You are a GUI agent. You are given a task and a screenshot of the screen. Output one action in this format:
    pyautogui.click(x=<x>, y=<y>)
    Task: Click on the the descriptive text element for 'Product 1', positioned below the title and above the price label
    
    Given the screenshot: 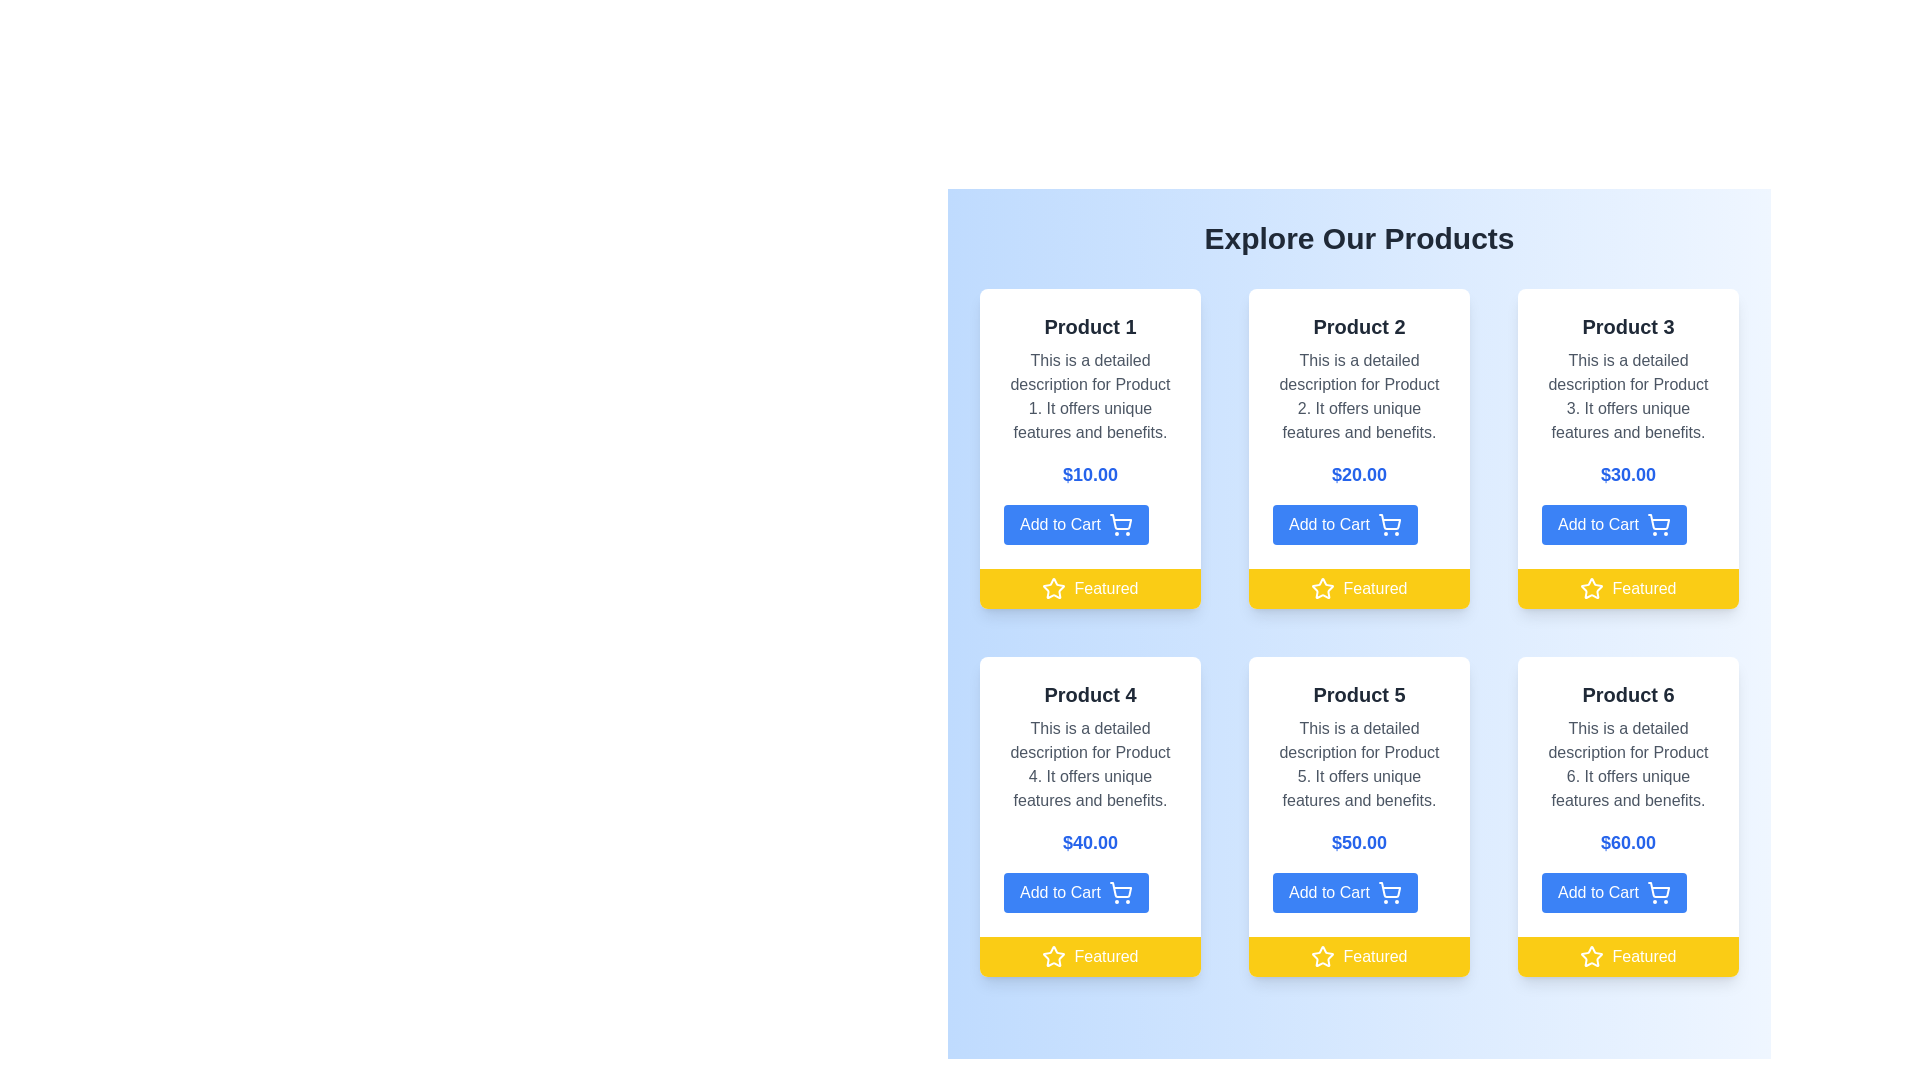 What is the action you would take?
    pyautogui.click(x=1089, y=397)
    